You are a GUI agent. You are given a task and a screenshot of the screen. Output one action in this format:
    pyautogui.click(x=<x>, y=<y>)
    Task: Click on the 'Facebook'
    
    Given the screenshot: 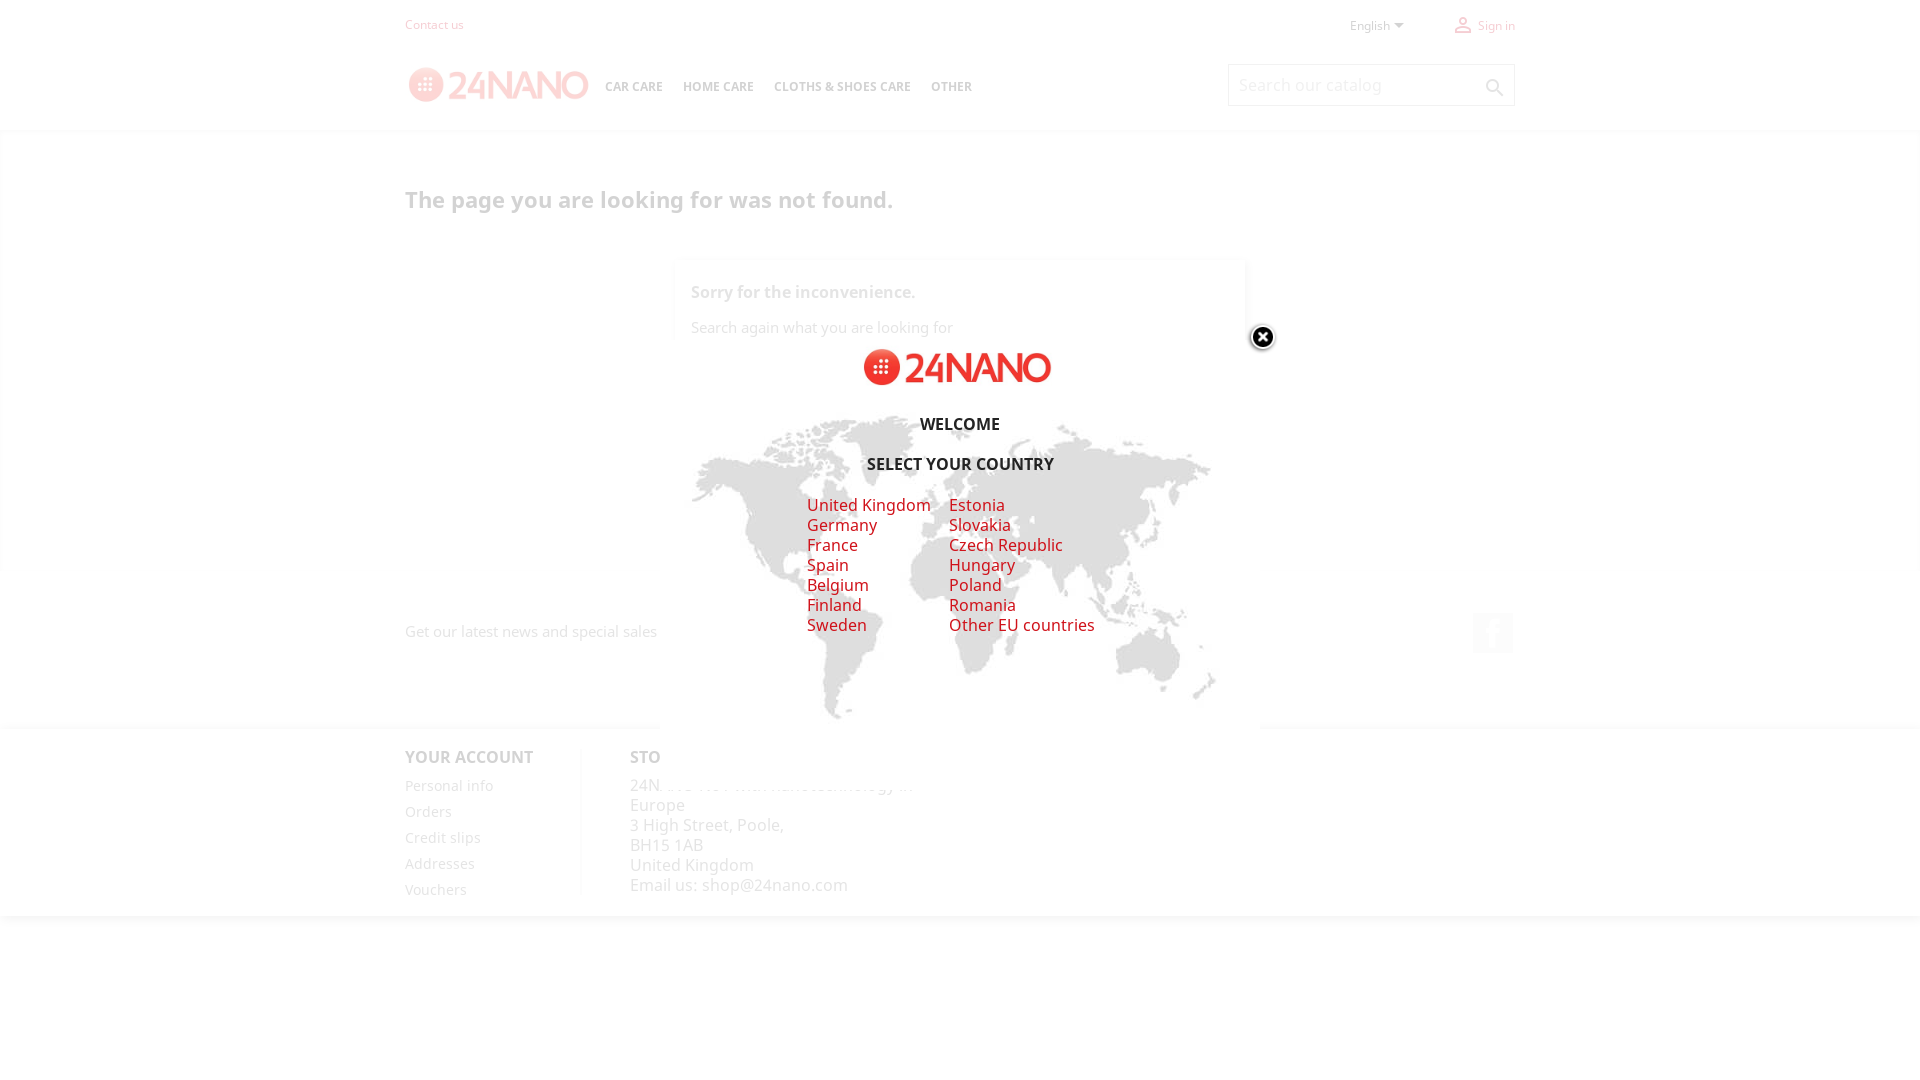 What is the action you would take?
    pyautogui.click(x=1492, y=632)
    